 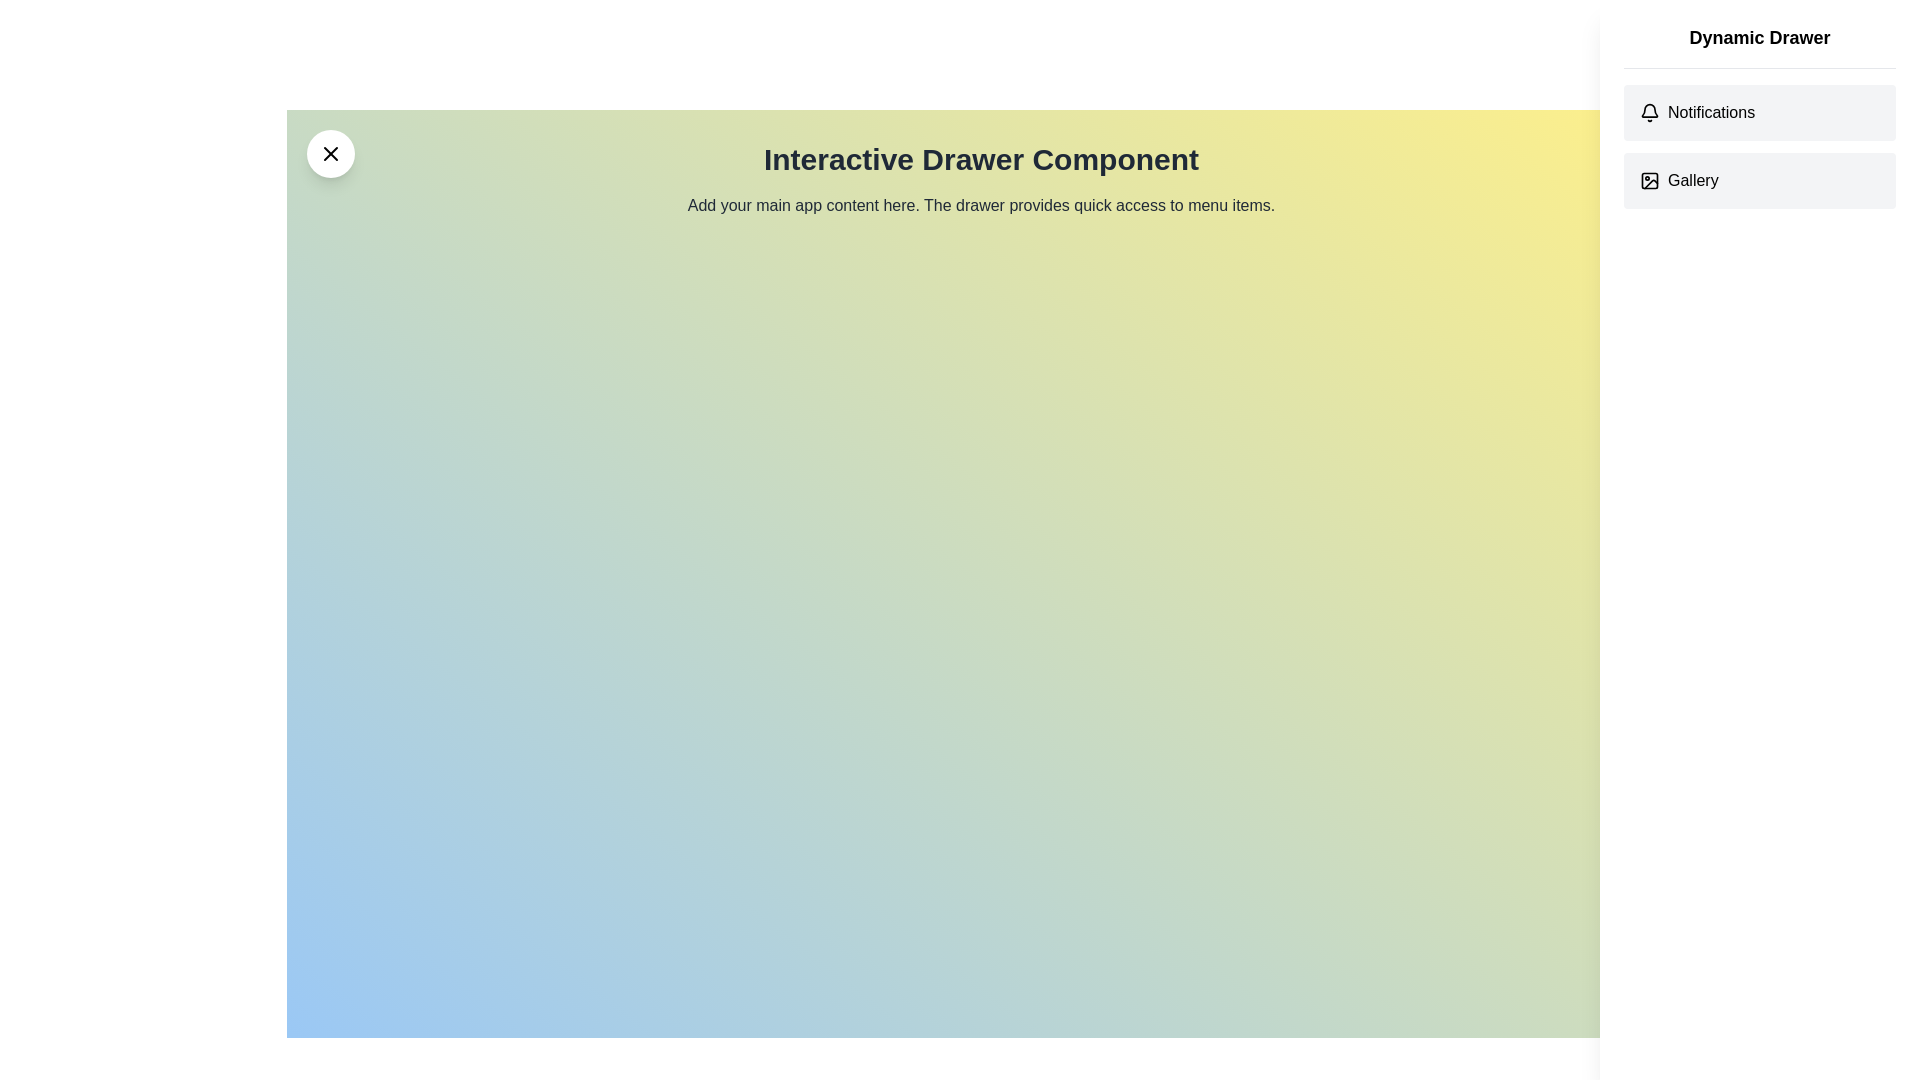 What do you see at coordinates (1650, 181) in the screenshot?
I see `the icon resembling an image or photograph, which is located within the 'Gallery' button in the right-hand vertical menu, positioned to the left of the label text` at bounding box center [1650, 181].